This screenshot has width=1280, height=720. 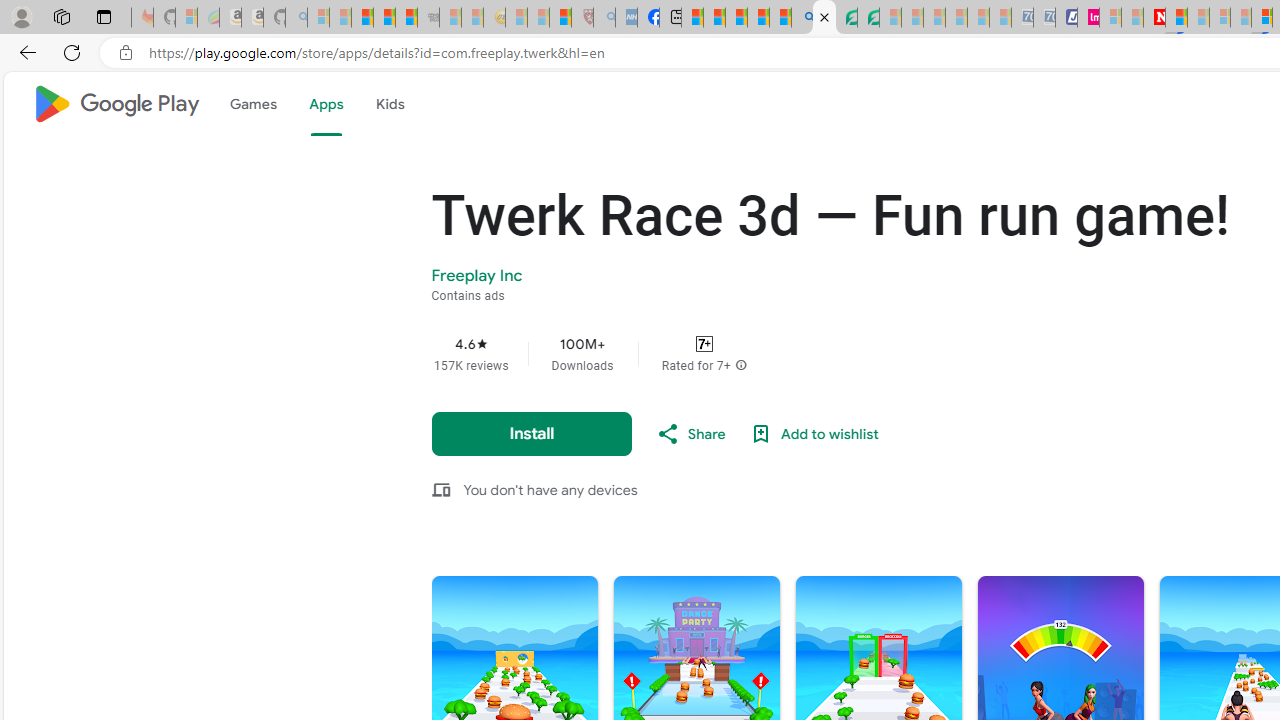 I want to click on 'Close tab', so click(x=824, y=17).